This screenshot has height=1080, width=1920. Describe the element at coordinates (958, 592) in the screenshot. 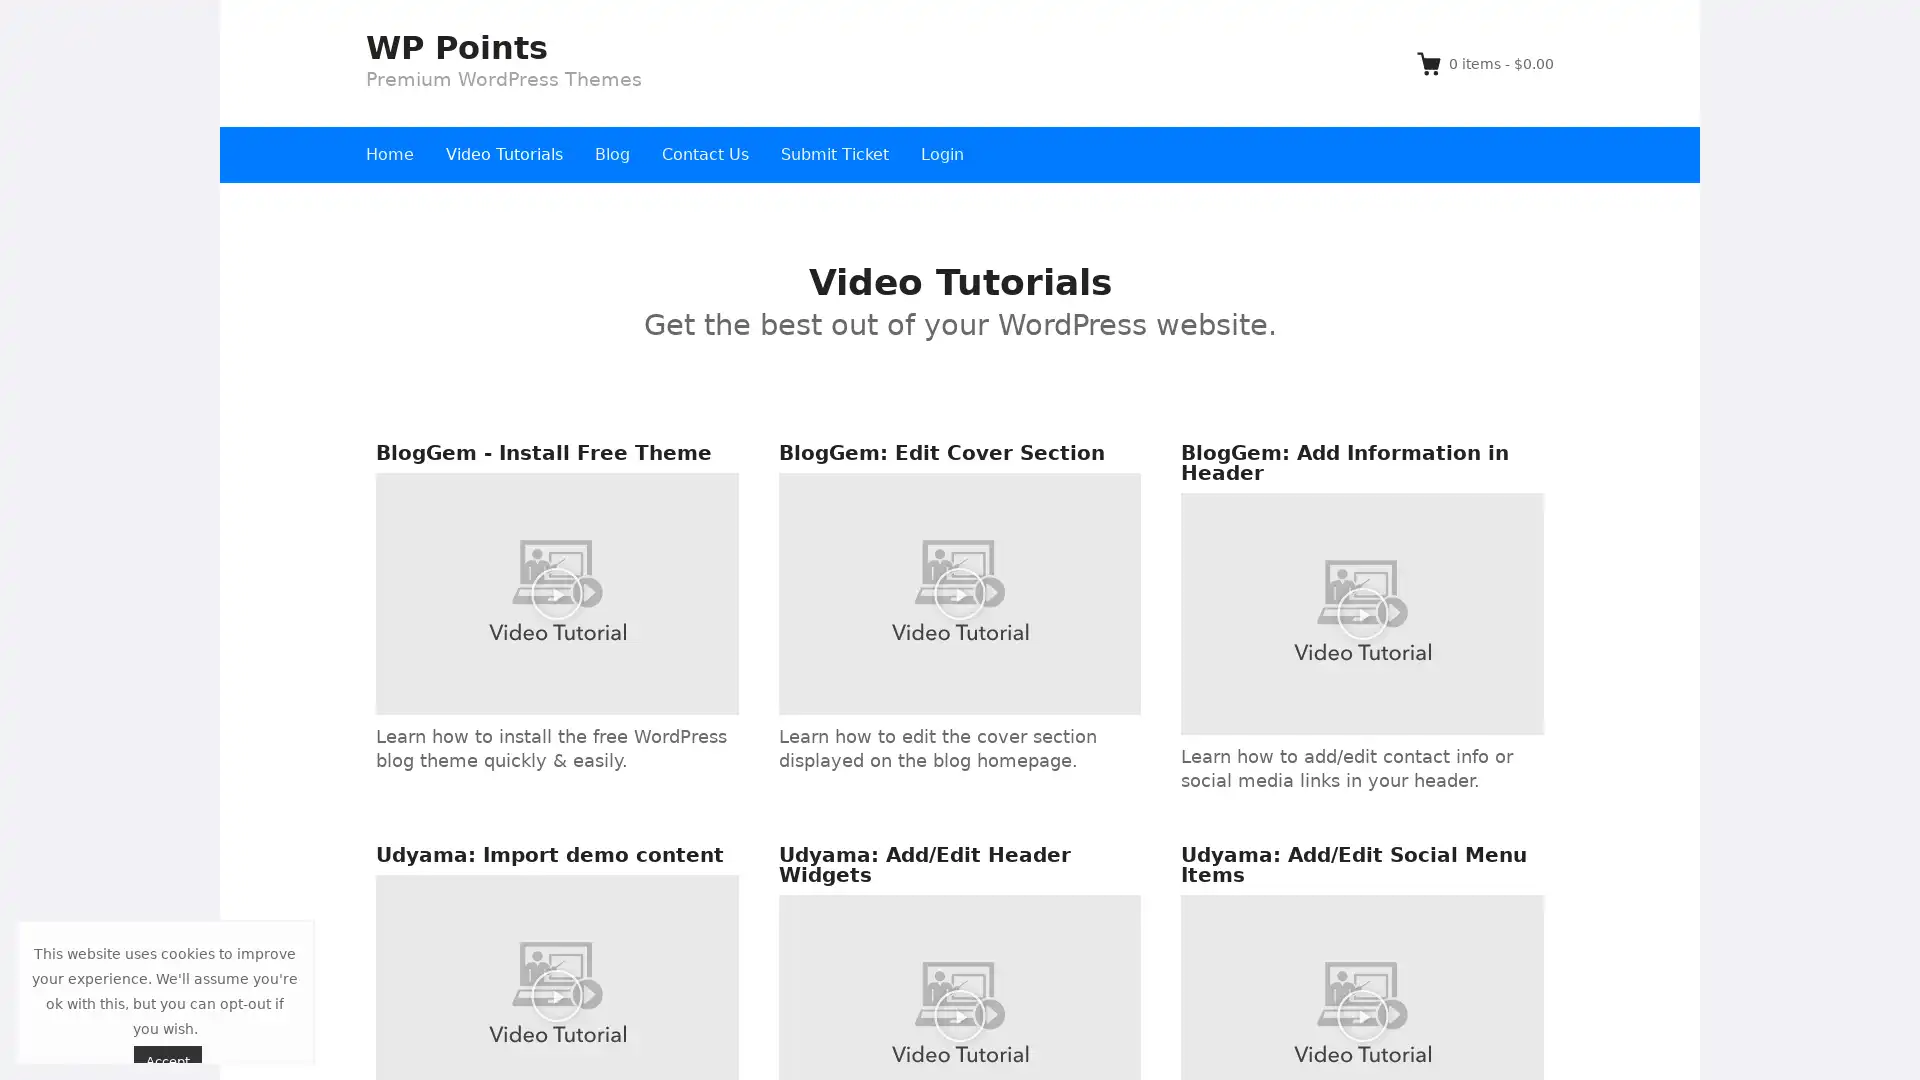

I see `Play Video` at that location.